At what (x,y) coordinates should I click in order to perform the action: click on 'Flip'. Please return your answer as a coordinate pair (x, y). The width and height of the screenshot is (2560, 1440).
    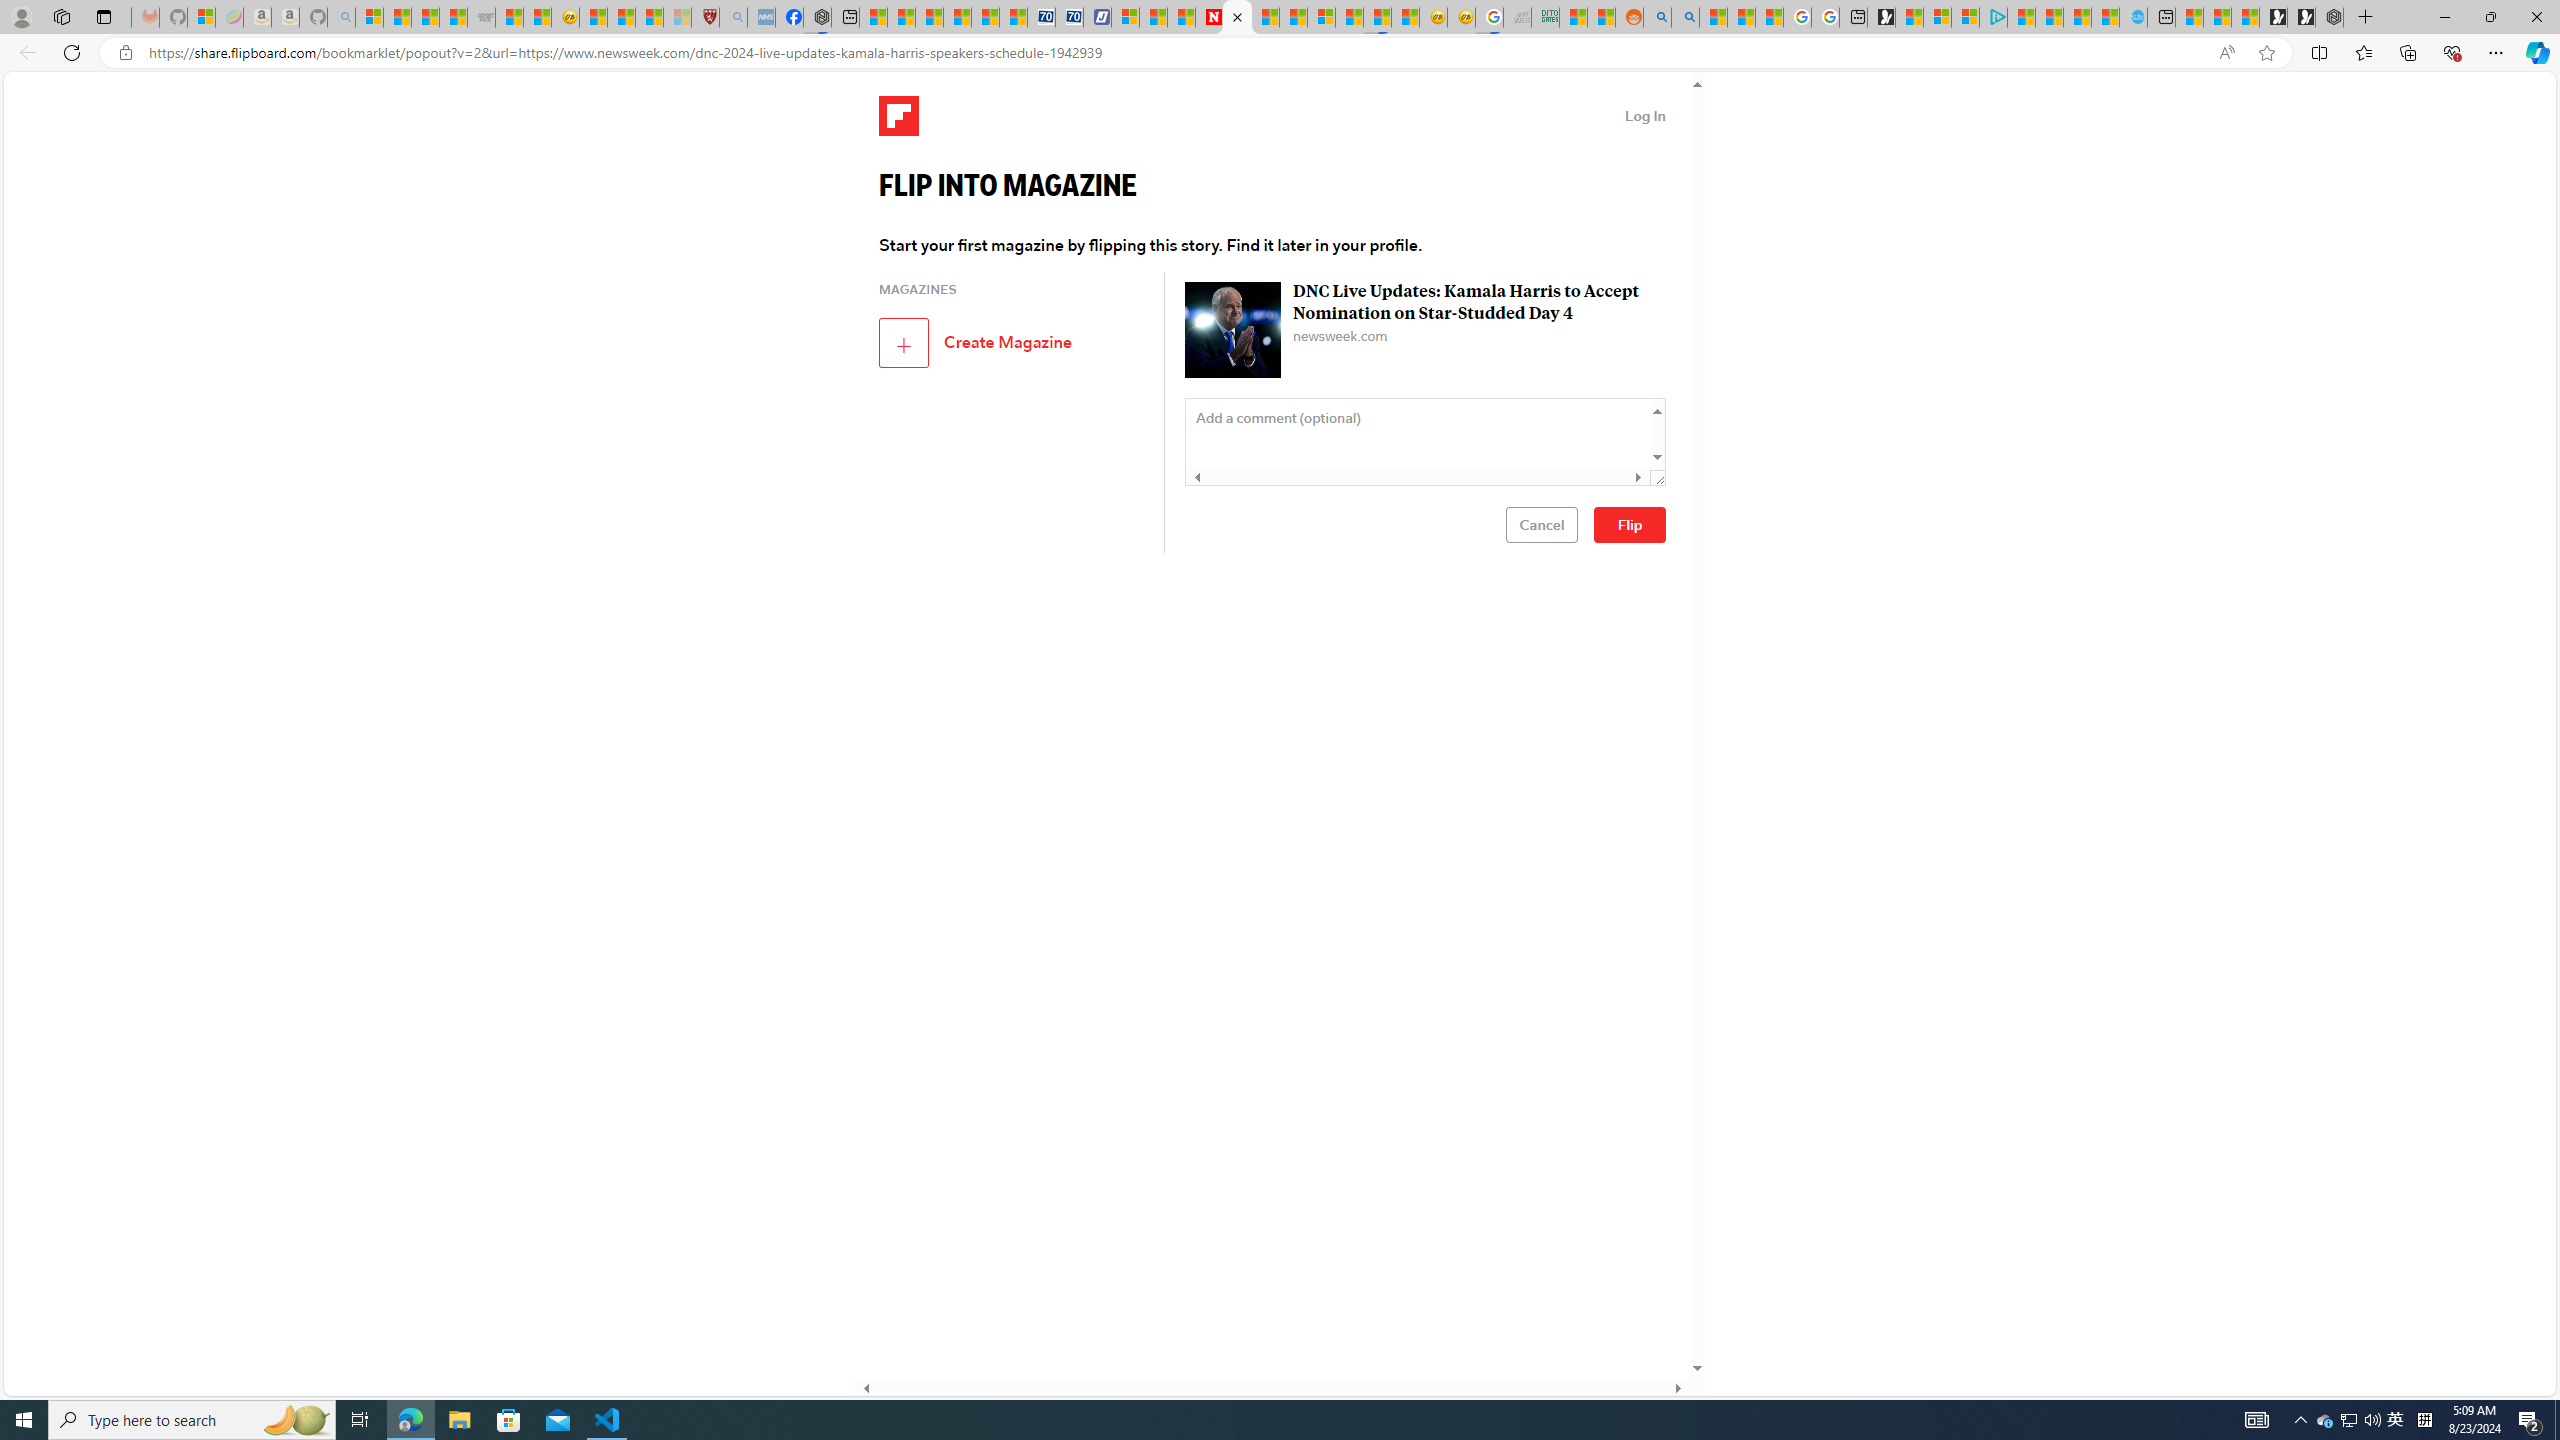
    Looking at the image, I should click on (1630, 524).